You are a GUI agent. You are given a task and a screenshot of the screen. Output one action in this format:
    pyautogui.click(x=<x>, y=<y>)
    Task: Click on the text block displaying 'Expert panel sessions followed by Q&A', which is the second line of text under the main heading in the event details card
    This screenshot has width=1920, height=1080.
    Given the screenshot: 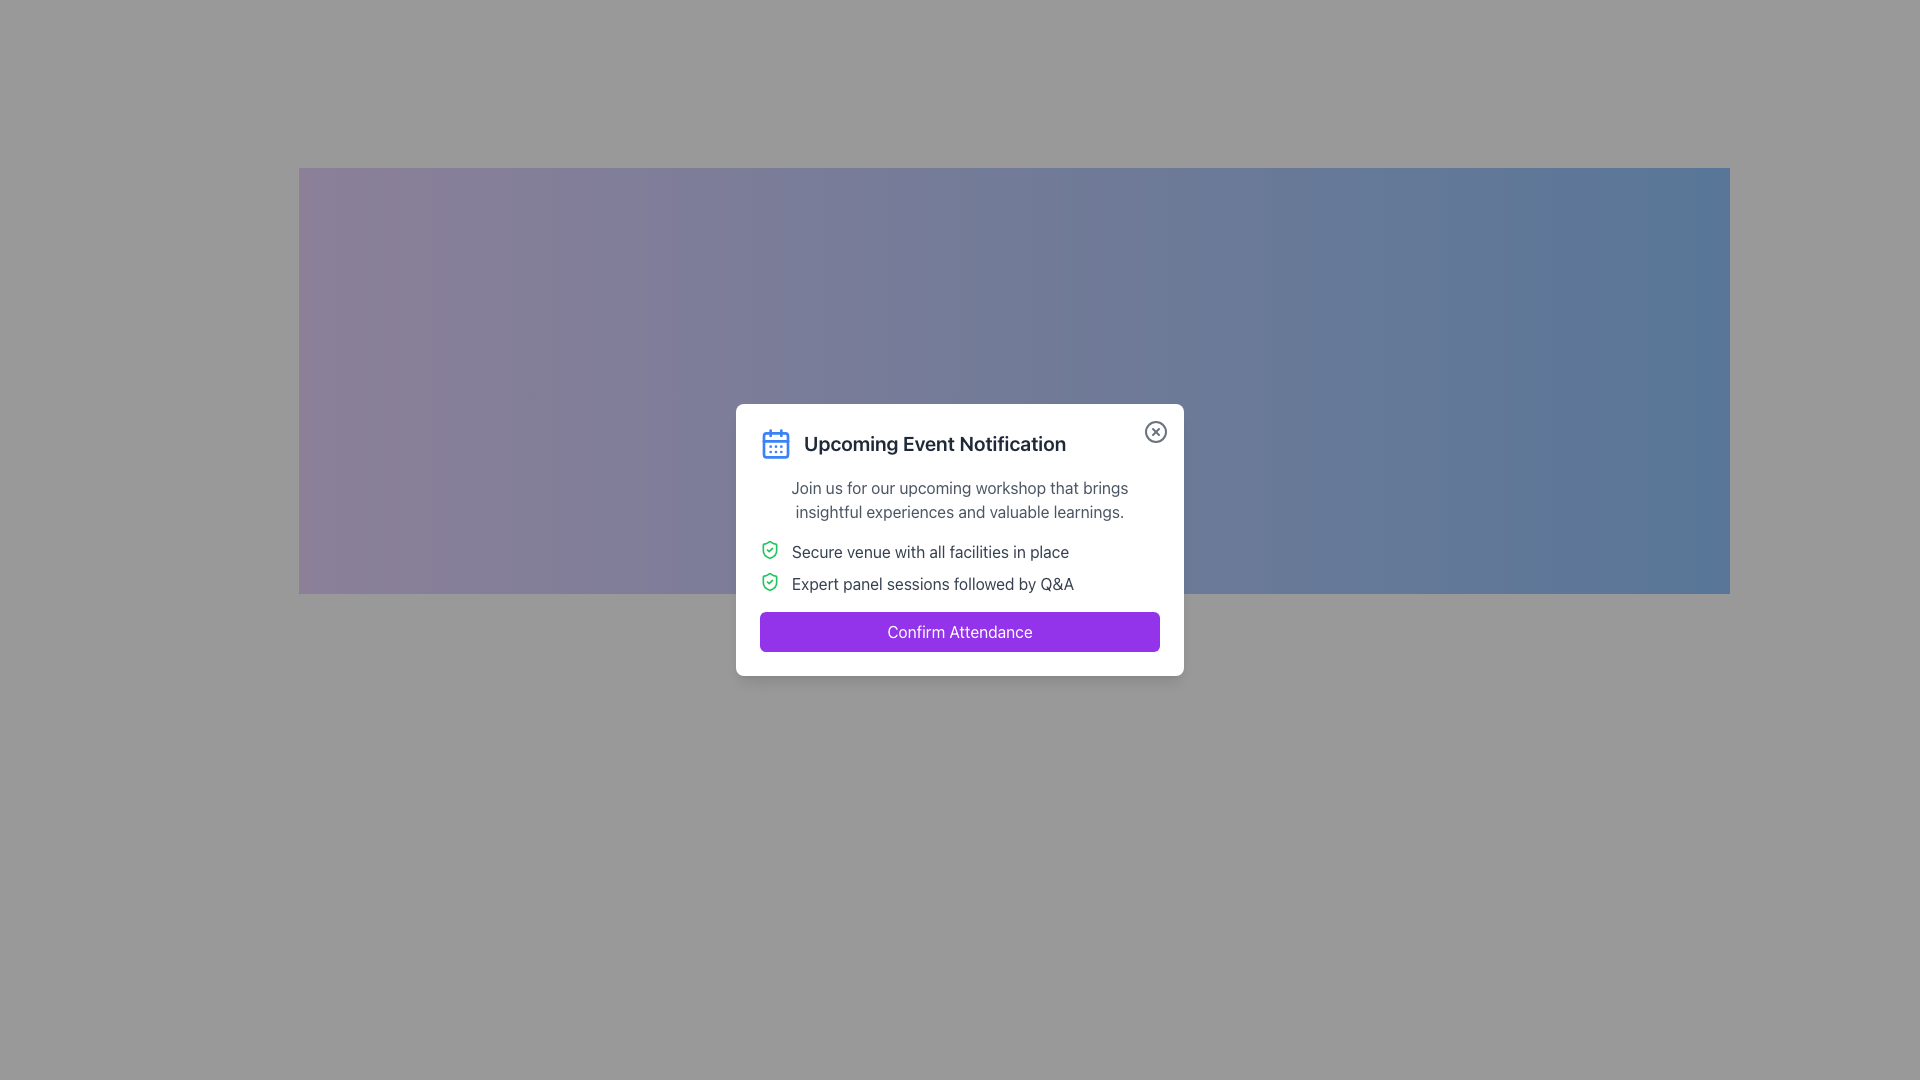 What is the action you would take?
    pyautogui.click(x=932, y=583)
    